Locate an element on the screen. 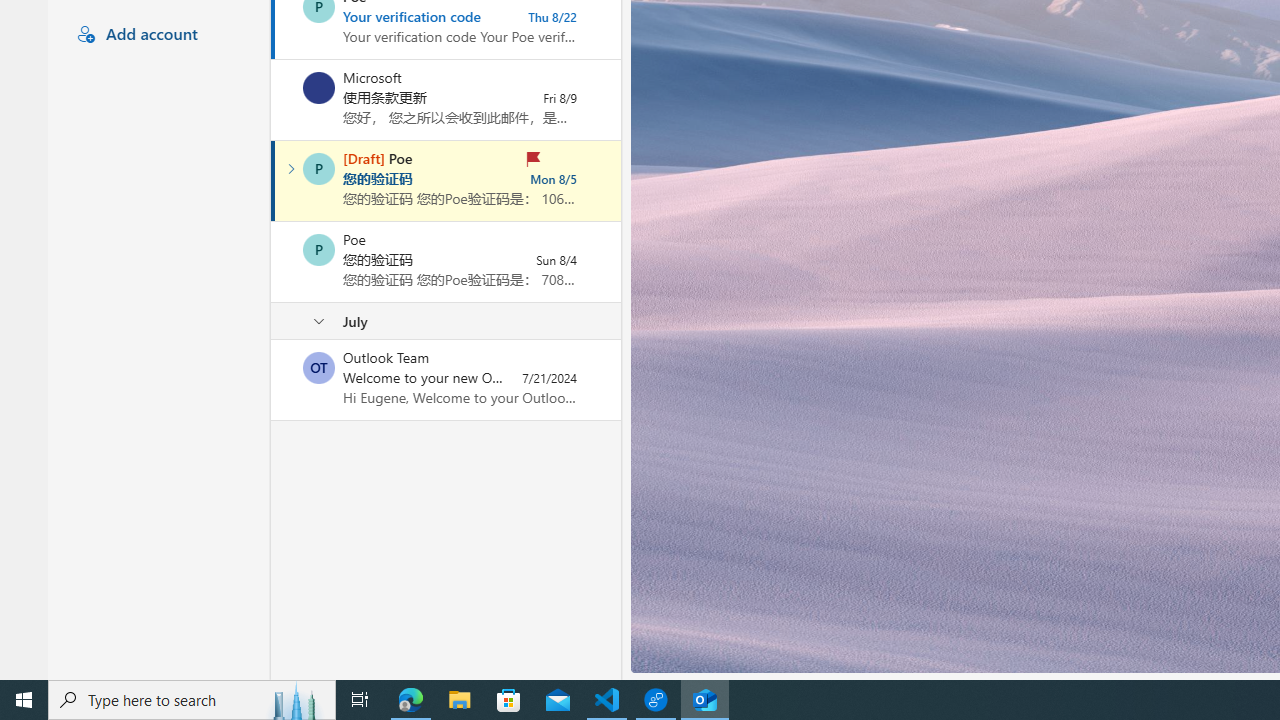 This screenshot has height=720, width=1280. 'Expand conversation' is located at coordinates (290, 167).